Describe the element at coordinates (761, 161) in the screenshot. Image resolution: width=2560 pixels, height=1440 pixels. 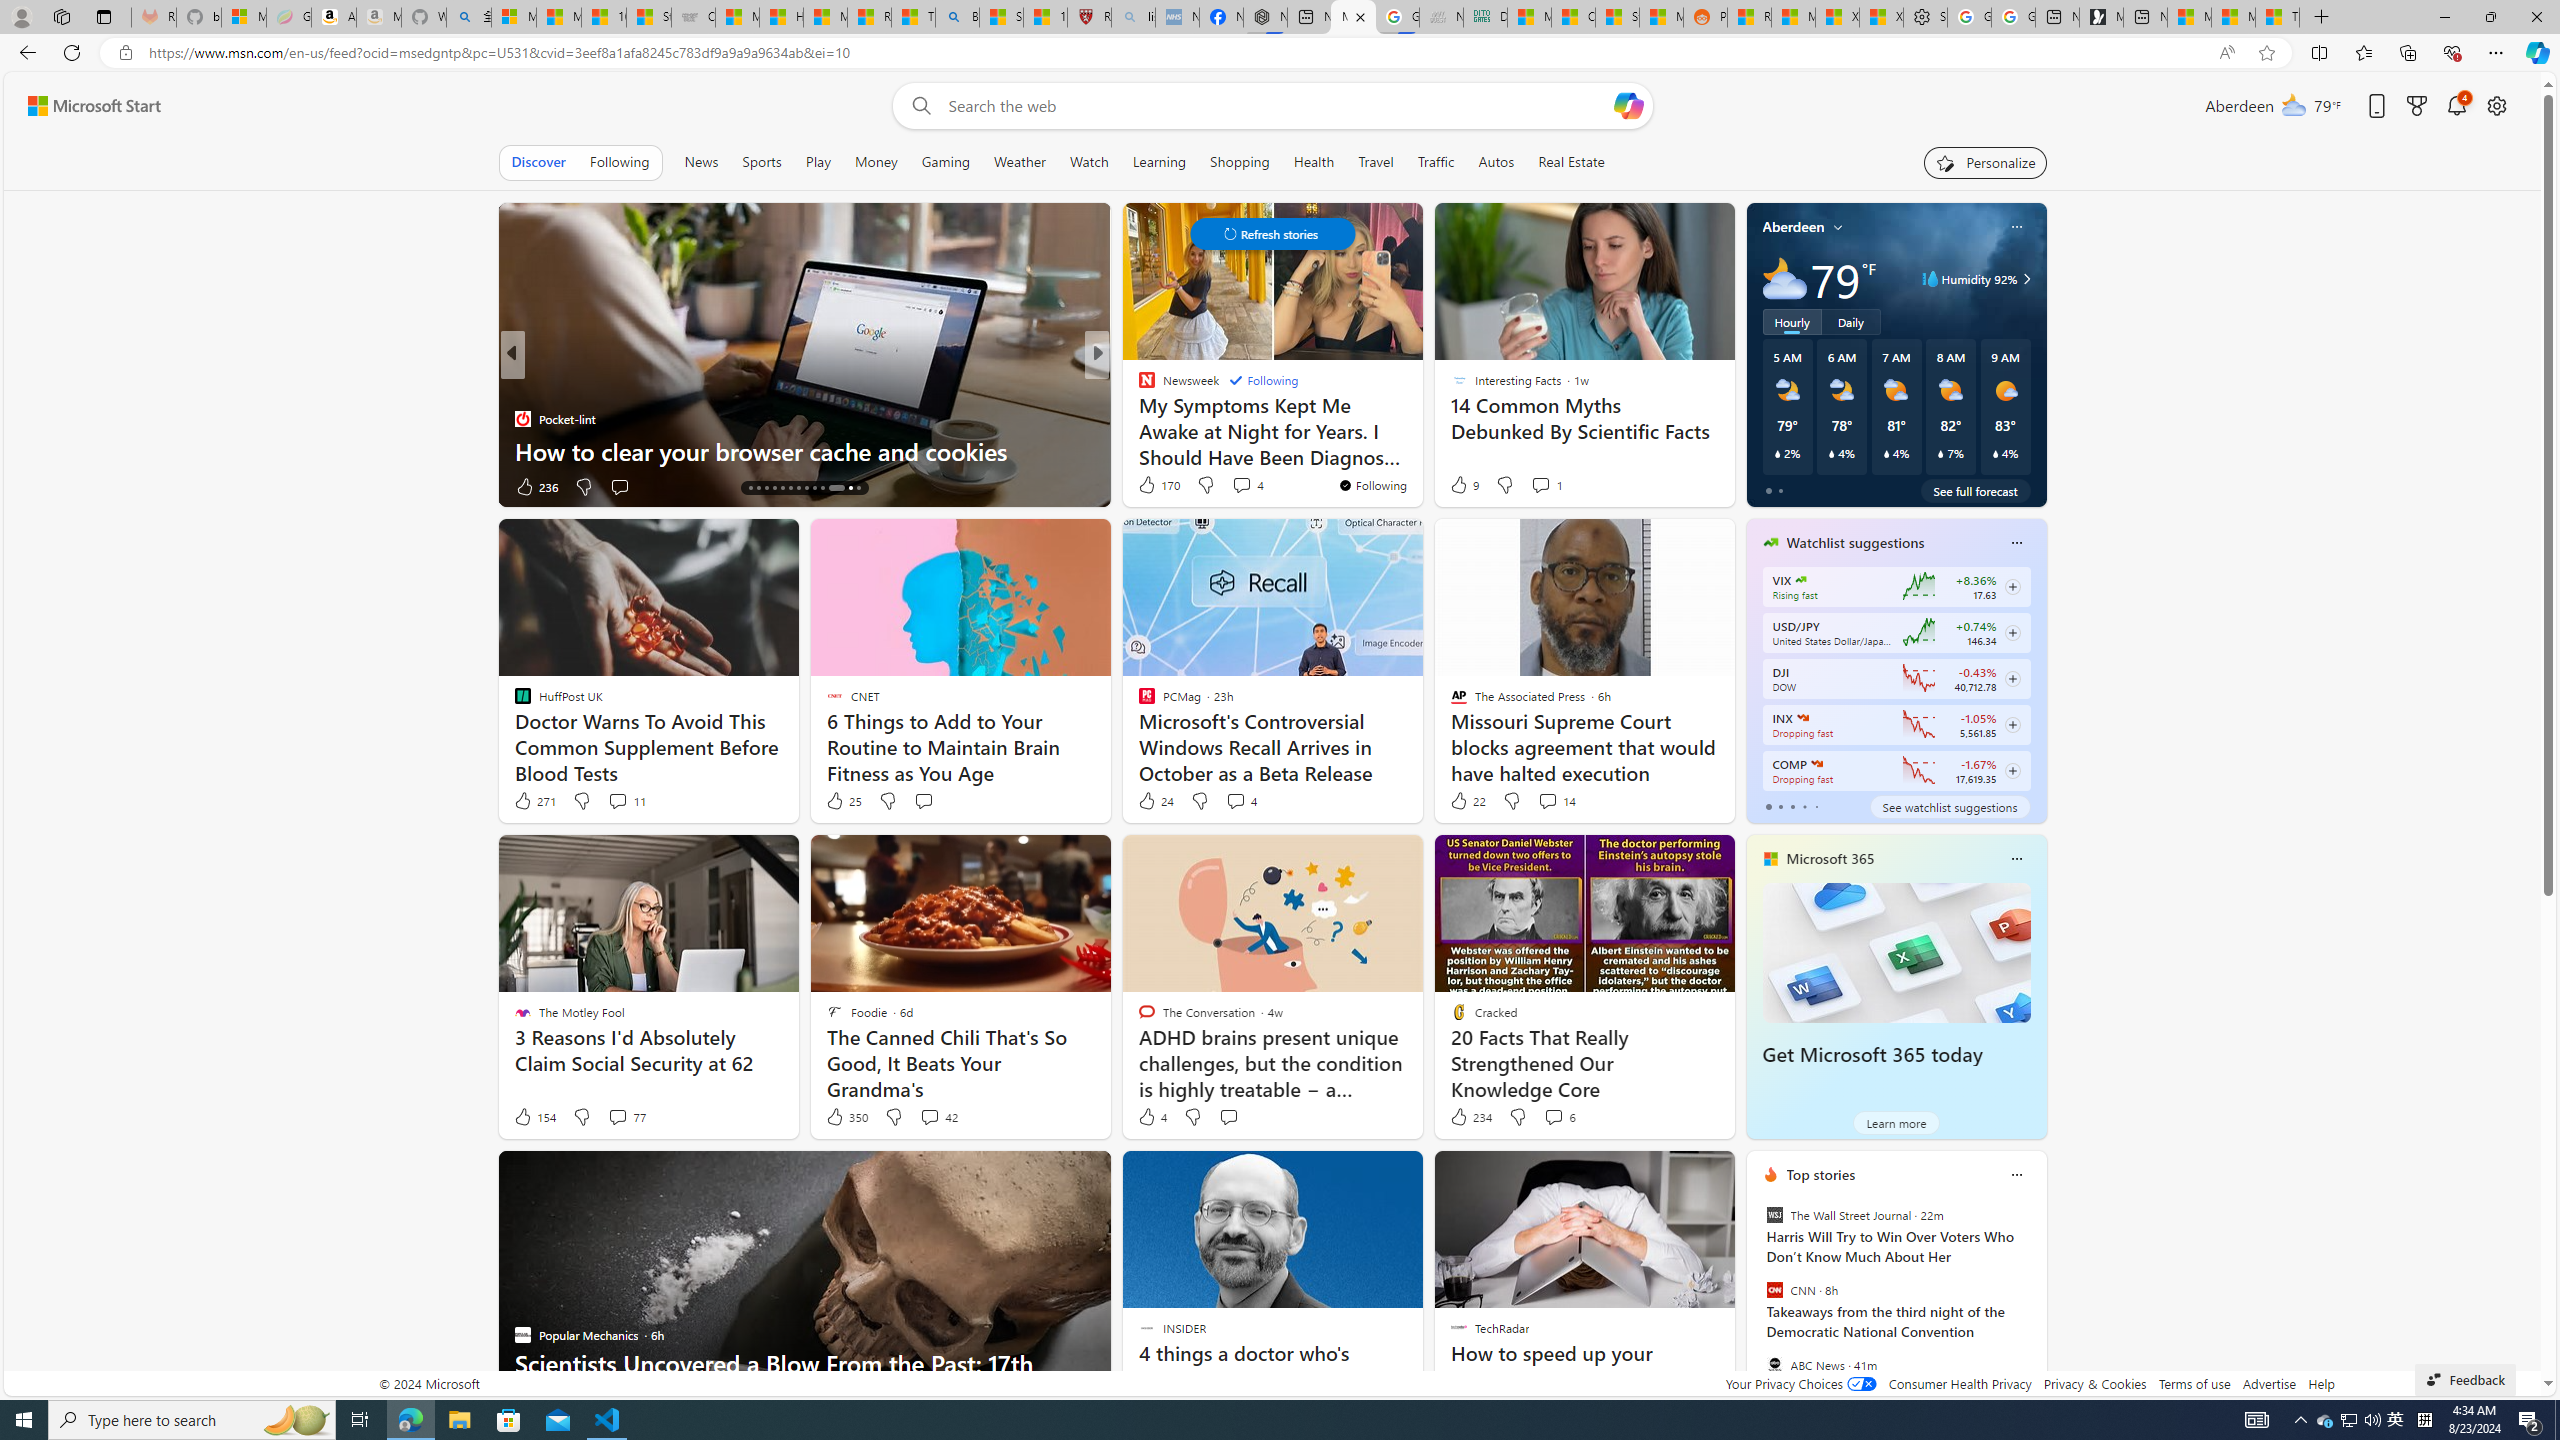
I see `'Sports'` at that location.